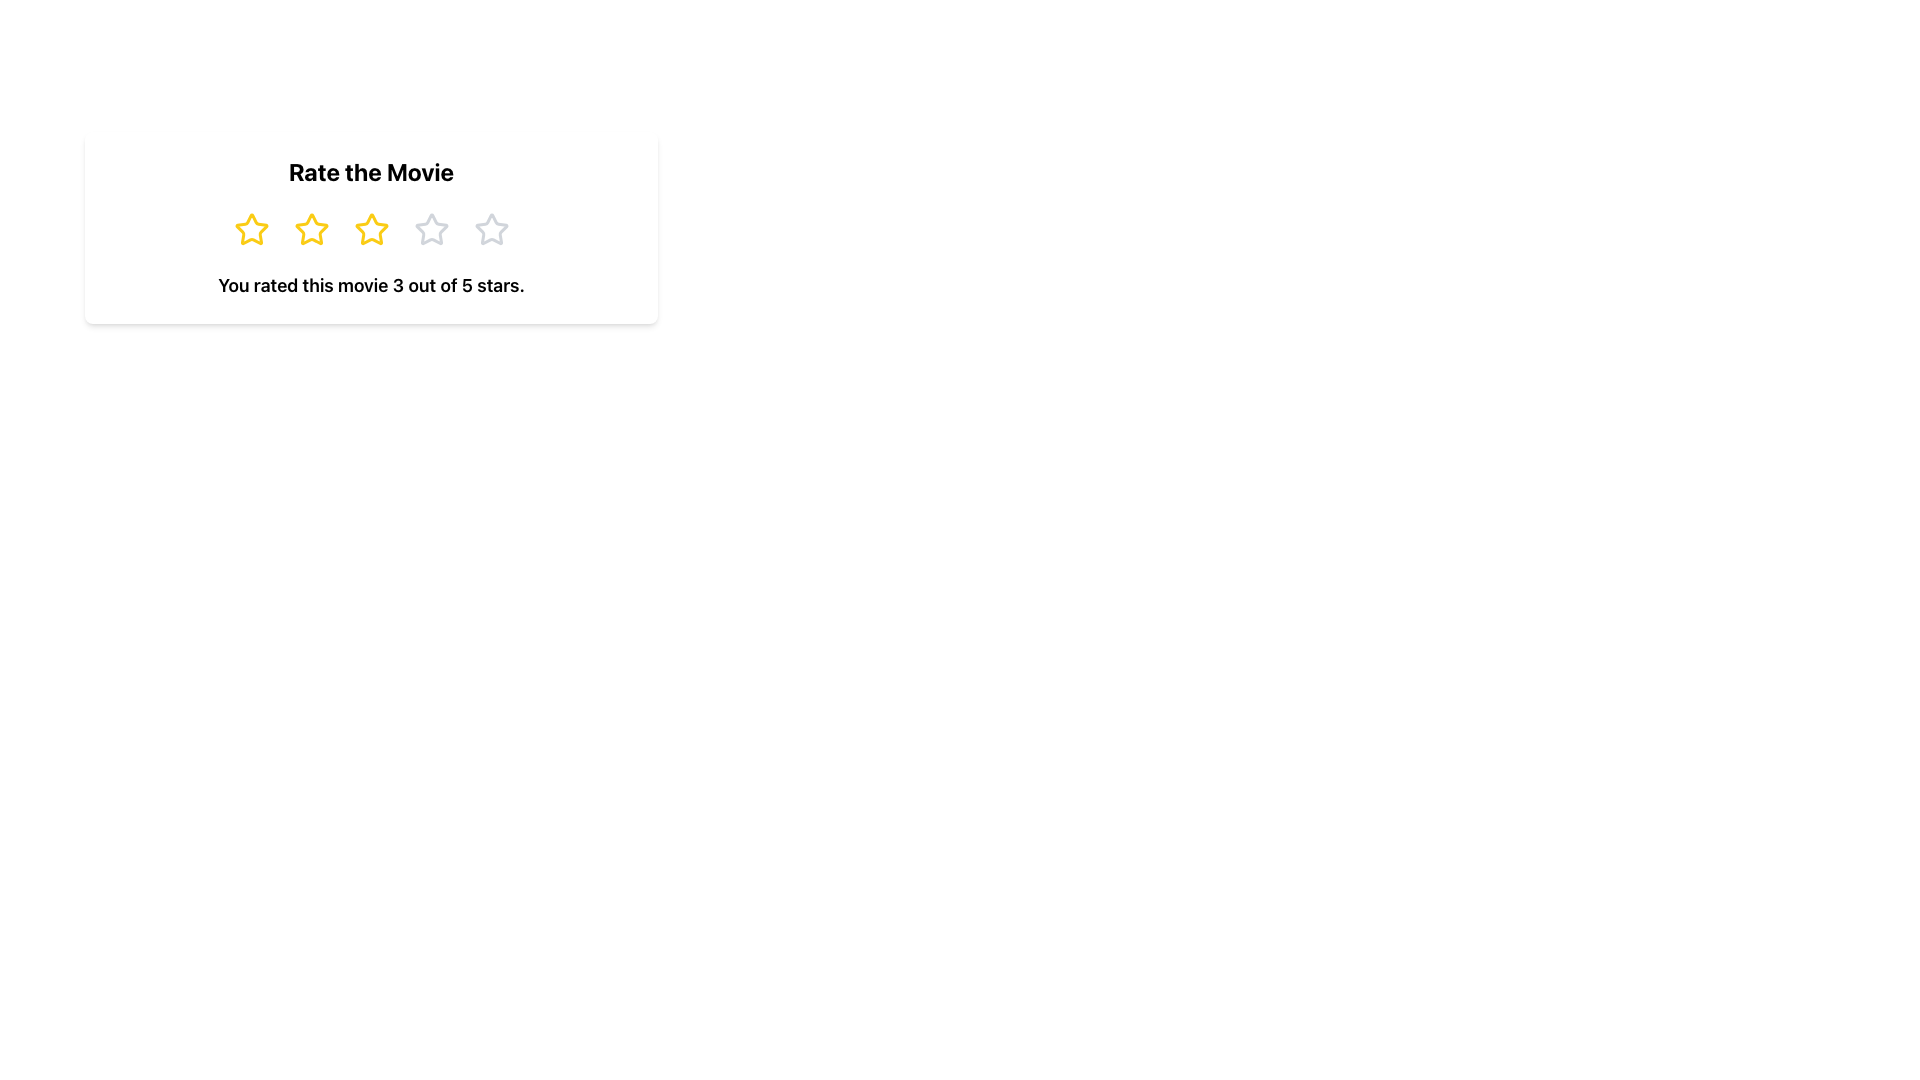  I want to click on the fourth star icon in the 'Rate the Movie' card panel, so click(491, 228).